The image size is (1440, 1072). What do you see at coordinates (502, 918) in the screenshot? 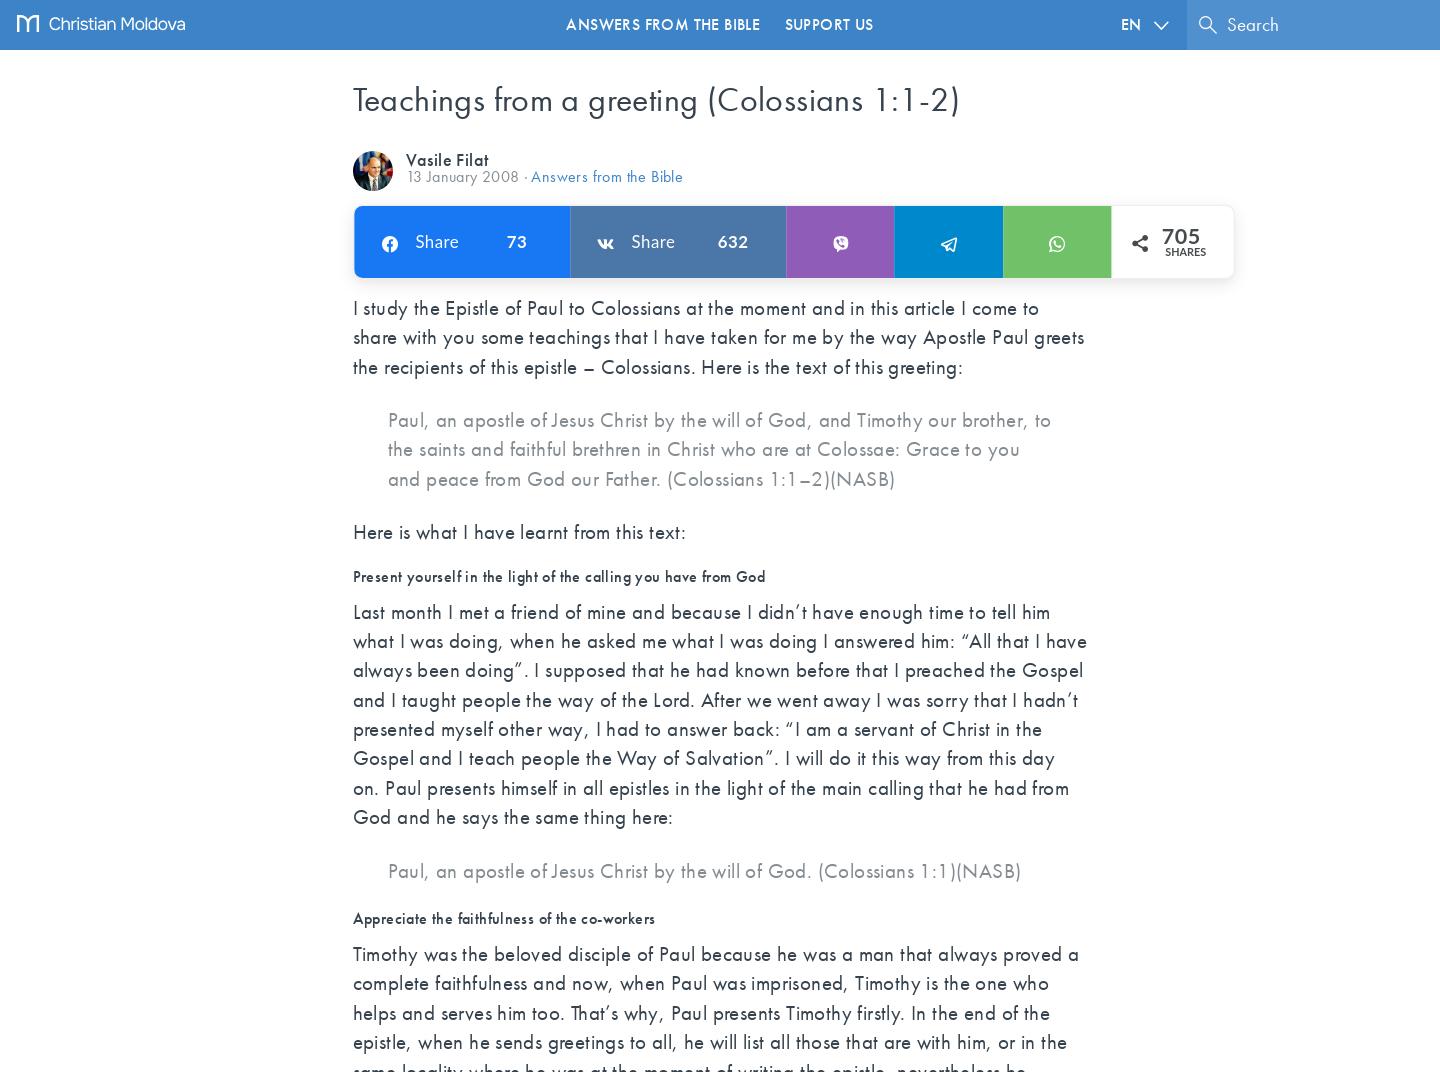
I see `'Appreciate the faithfulness of the co-workers'` at bounding box center [502, 918].